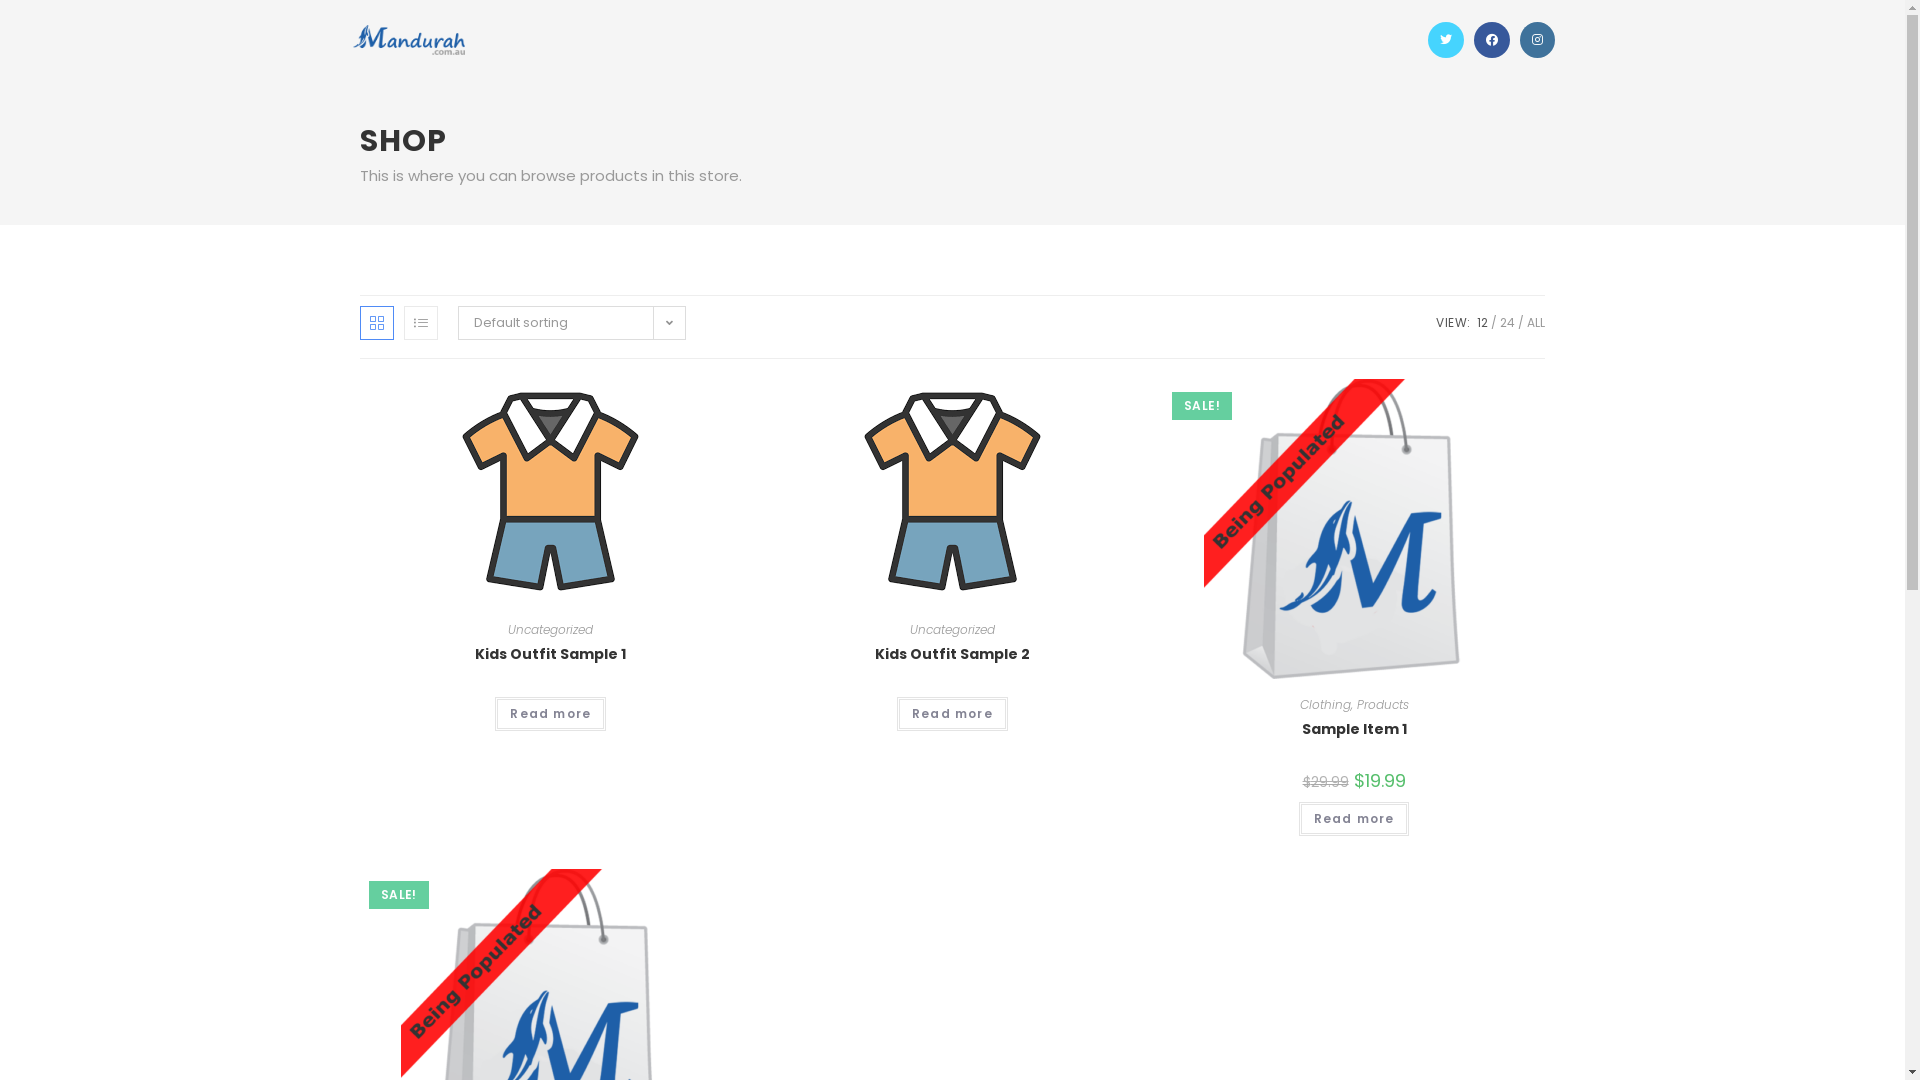  What do you see at coordinates (1325, 703) in the screenshot?
I see `'Clothing'` at bounding box center [1325, 703].